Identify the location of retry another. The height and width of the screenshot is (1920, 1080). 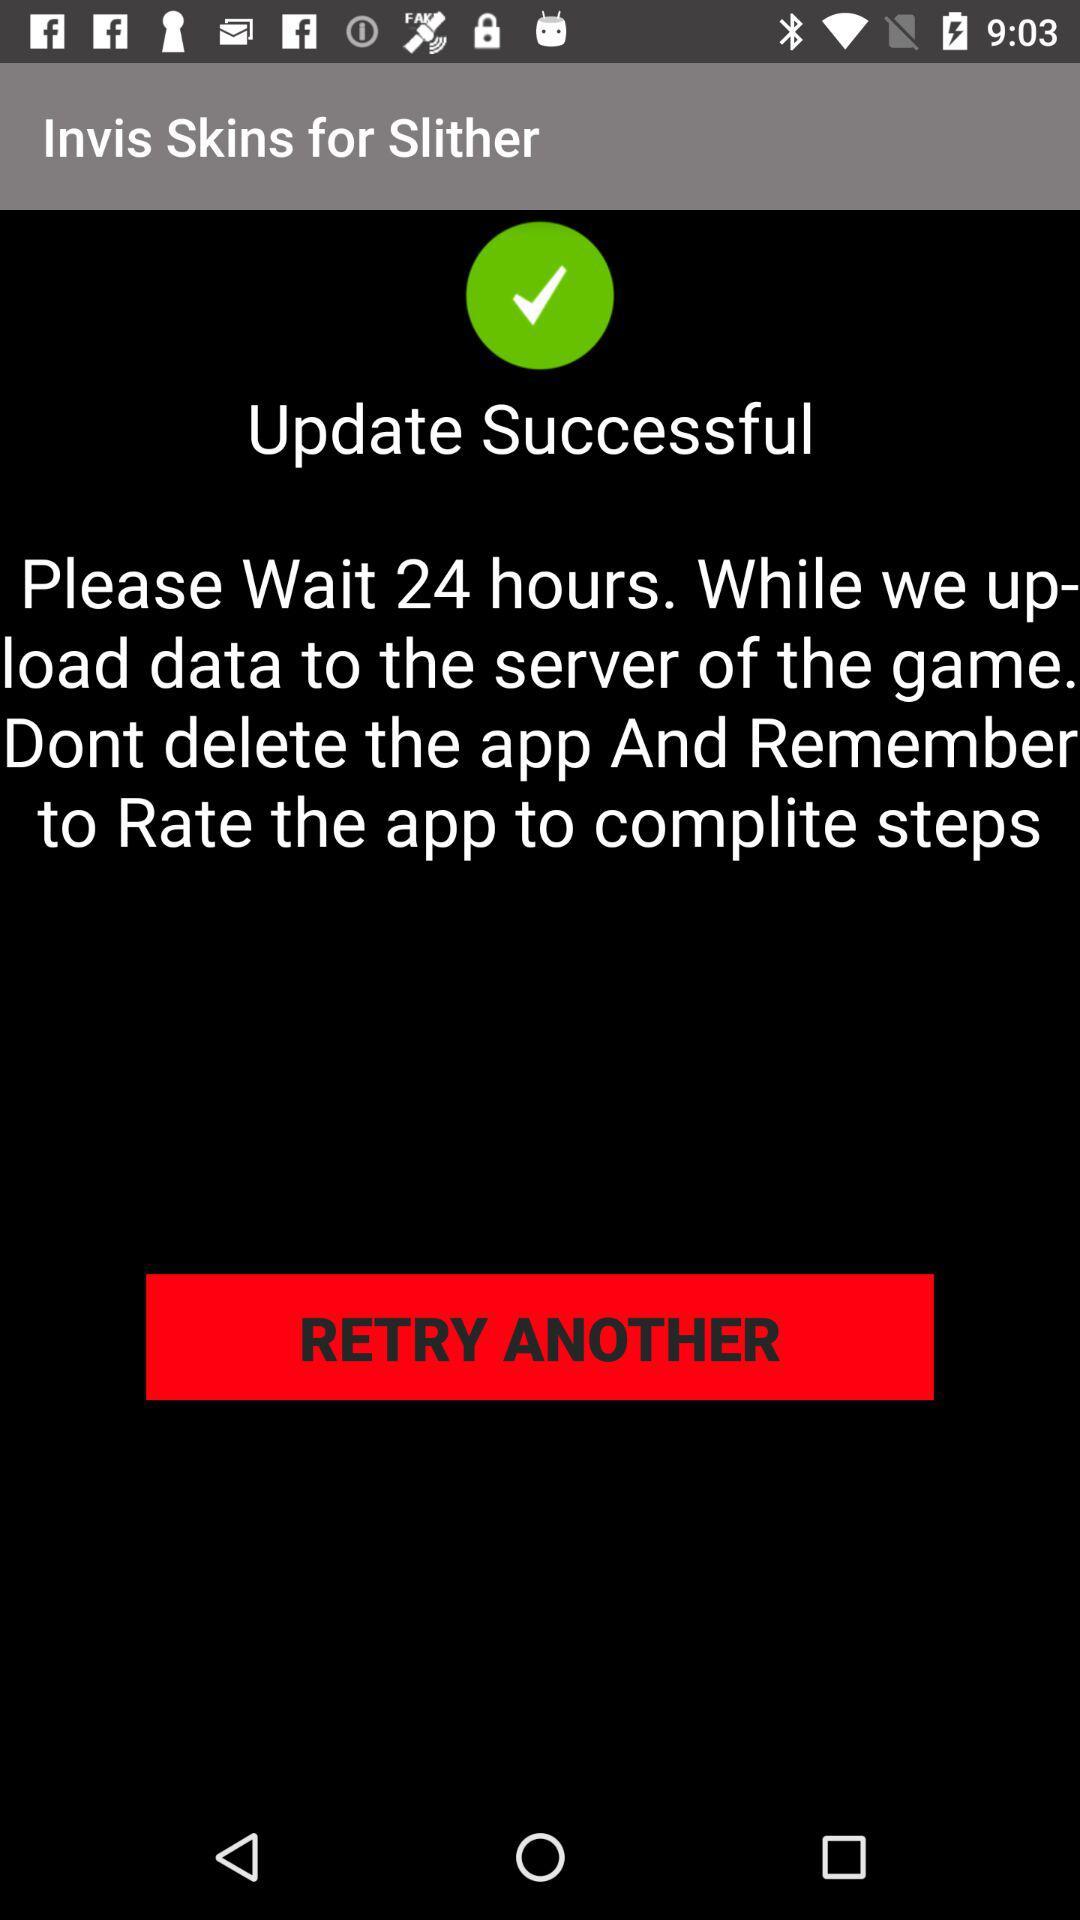
(540, 1337).